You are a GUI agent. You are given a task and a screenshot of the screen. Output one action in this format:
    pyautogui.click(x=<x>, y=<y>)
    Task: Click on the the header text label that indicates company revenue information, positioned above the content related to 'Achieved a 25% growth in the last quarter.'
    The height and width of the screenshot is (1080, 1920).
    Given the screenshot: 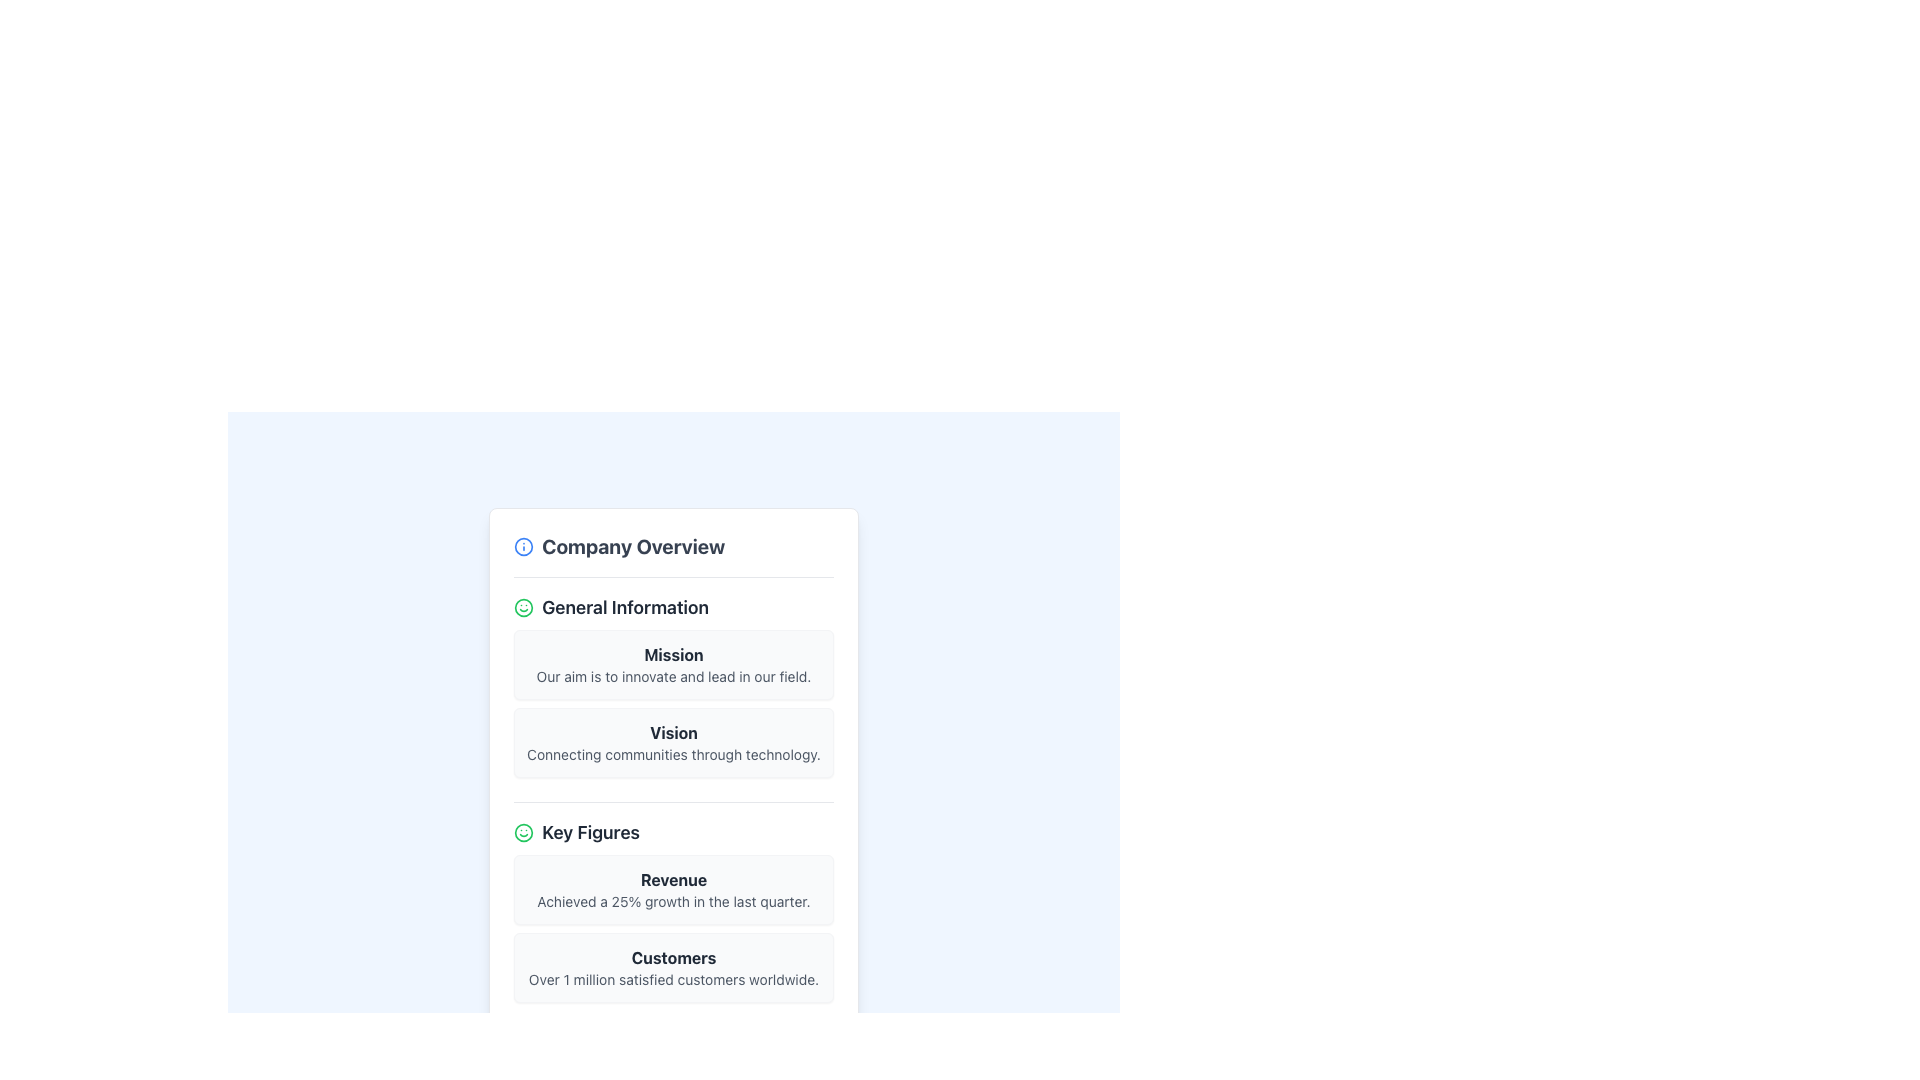 What is the action you would take?
    pyautogui.click(x=673, y=878)
    